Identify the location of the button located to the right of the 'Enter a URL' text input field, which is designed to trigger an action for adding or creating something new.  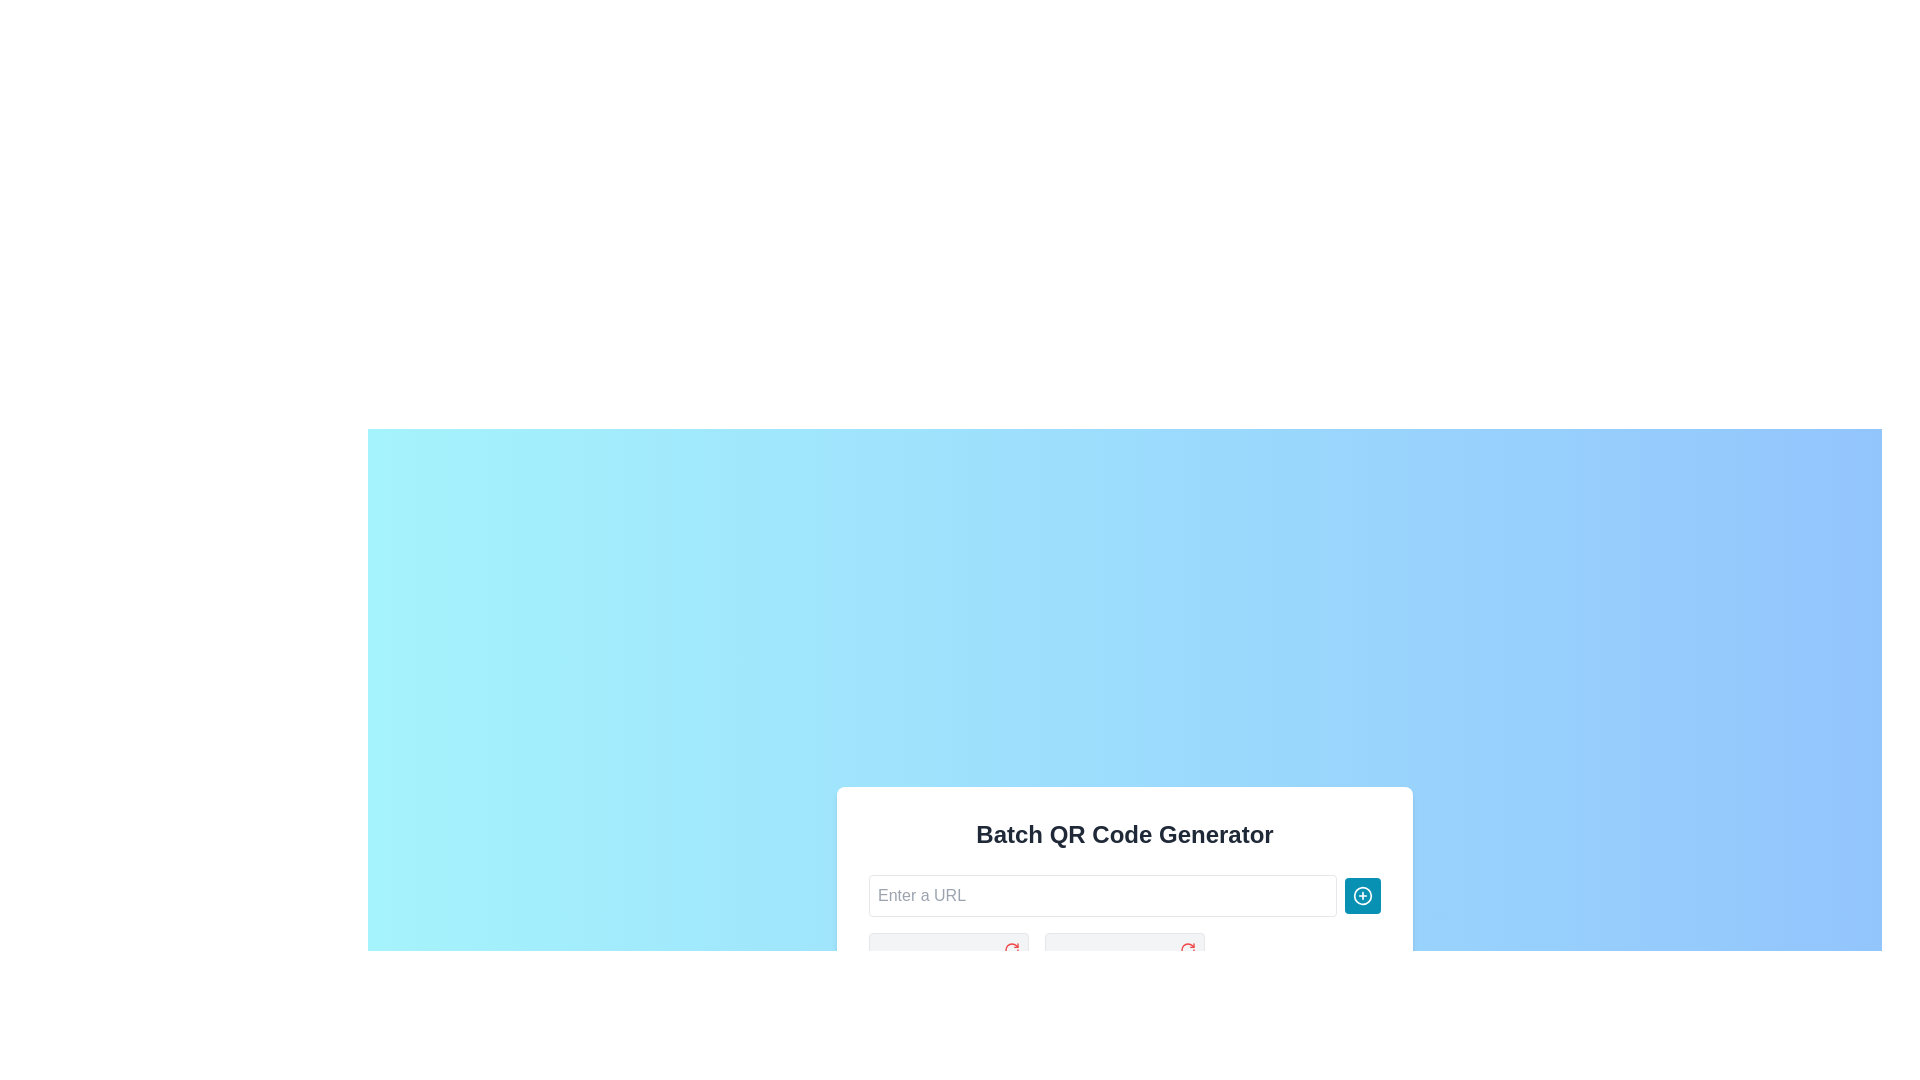
(1362, 894).